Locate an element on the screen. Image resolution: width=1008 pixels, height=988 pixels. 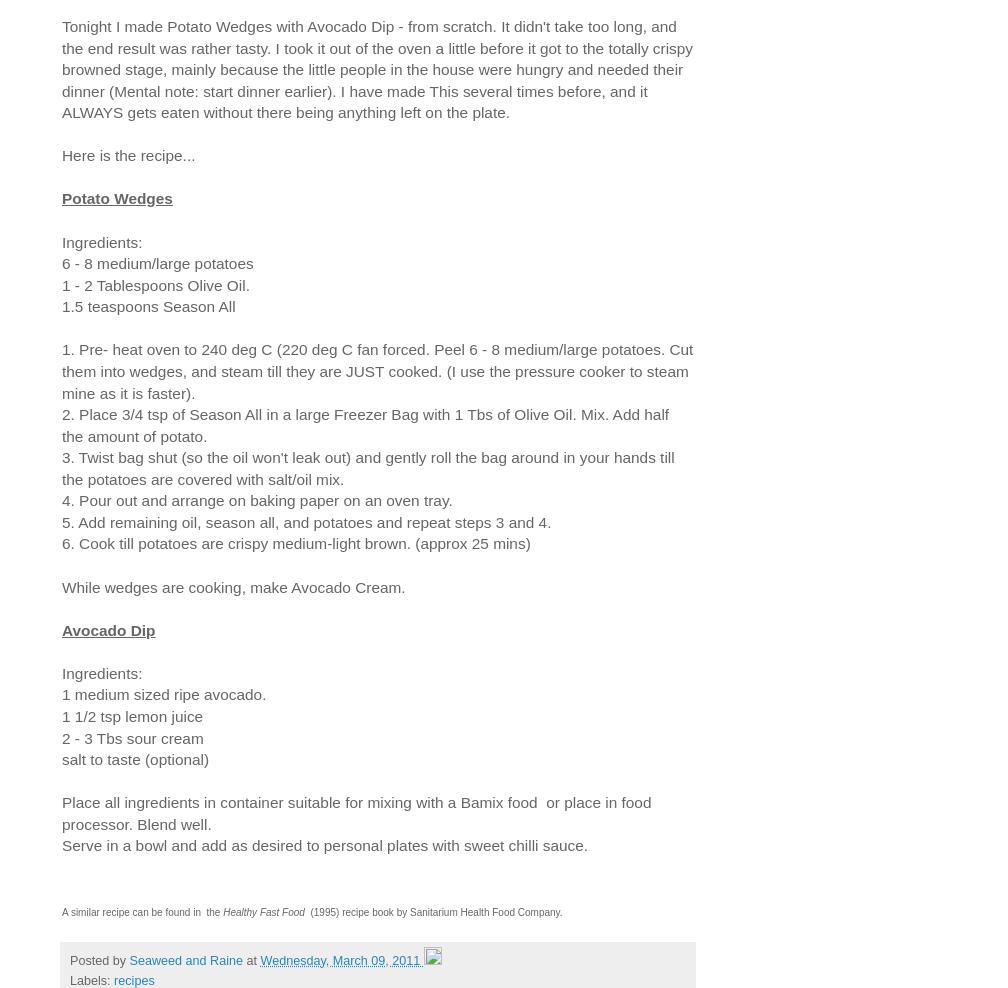
'6 - 8 medium/large potatoes' is located at coordinates (157, 262).